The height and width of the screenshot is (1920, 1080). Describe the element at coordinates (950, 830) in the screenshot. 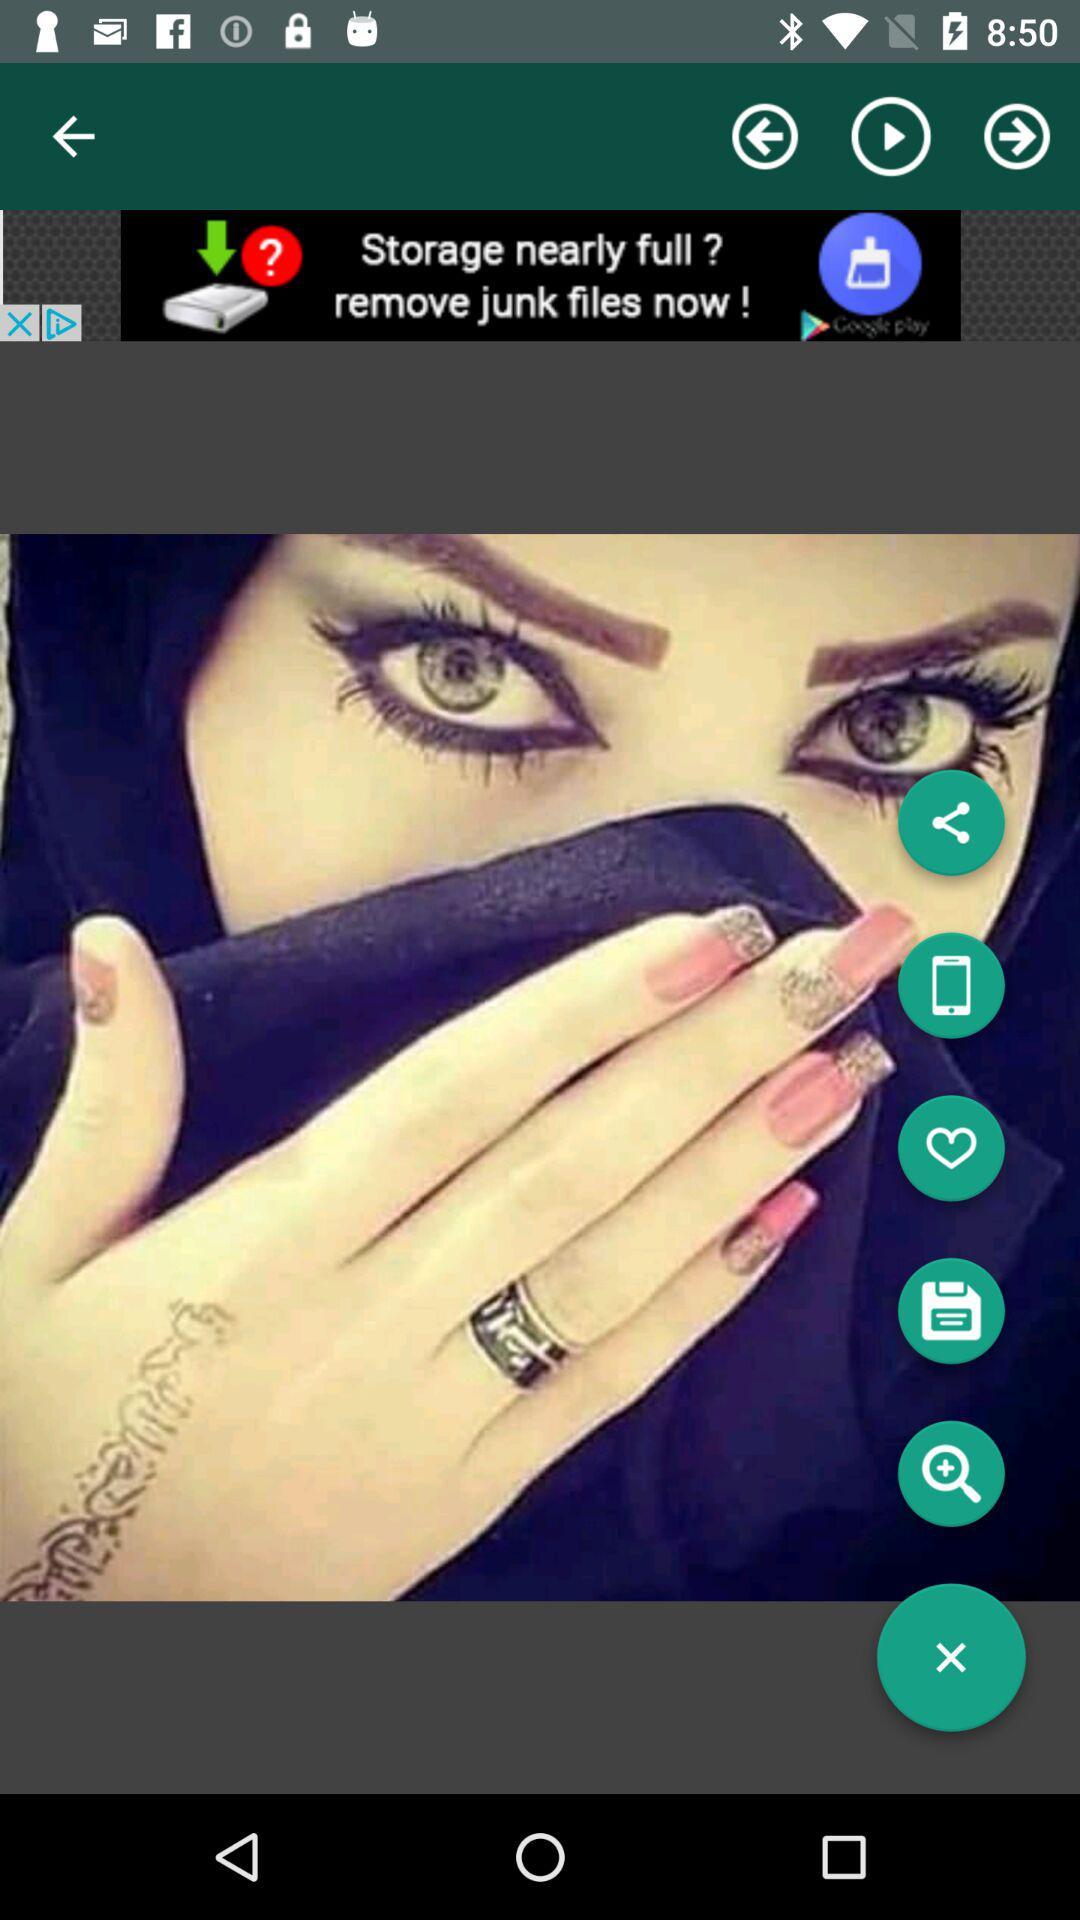

I see `share the photo` at that location.